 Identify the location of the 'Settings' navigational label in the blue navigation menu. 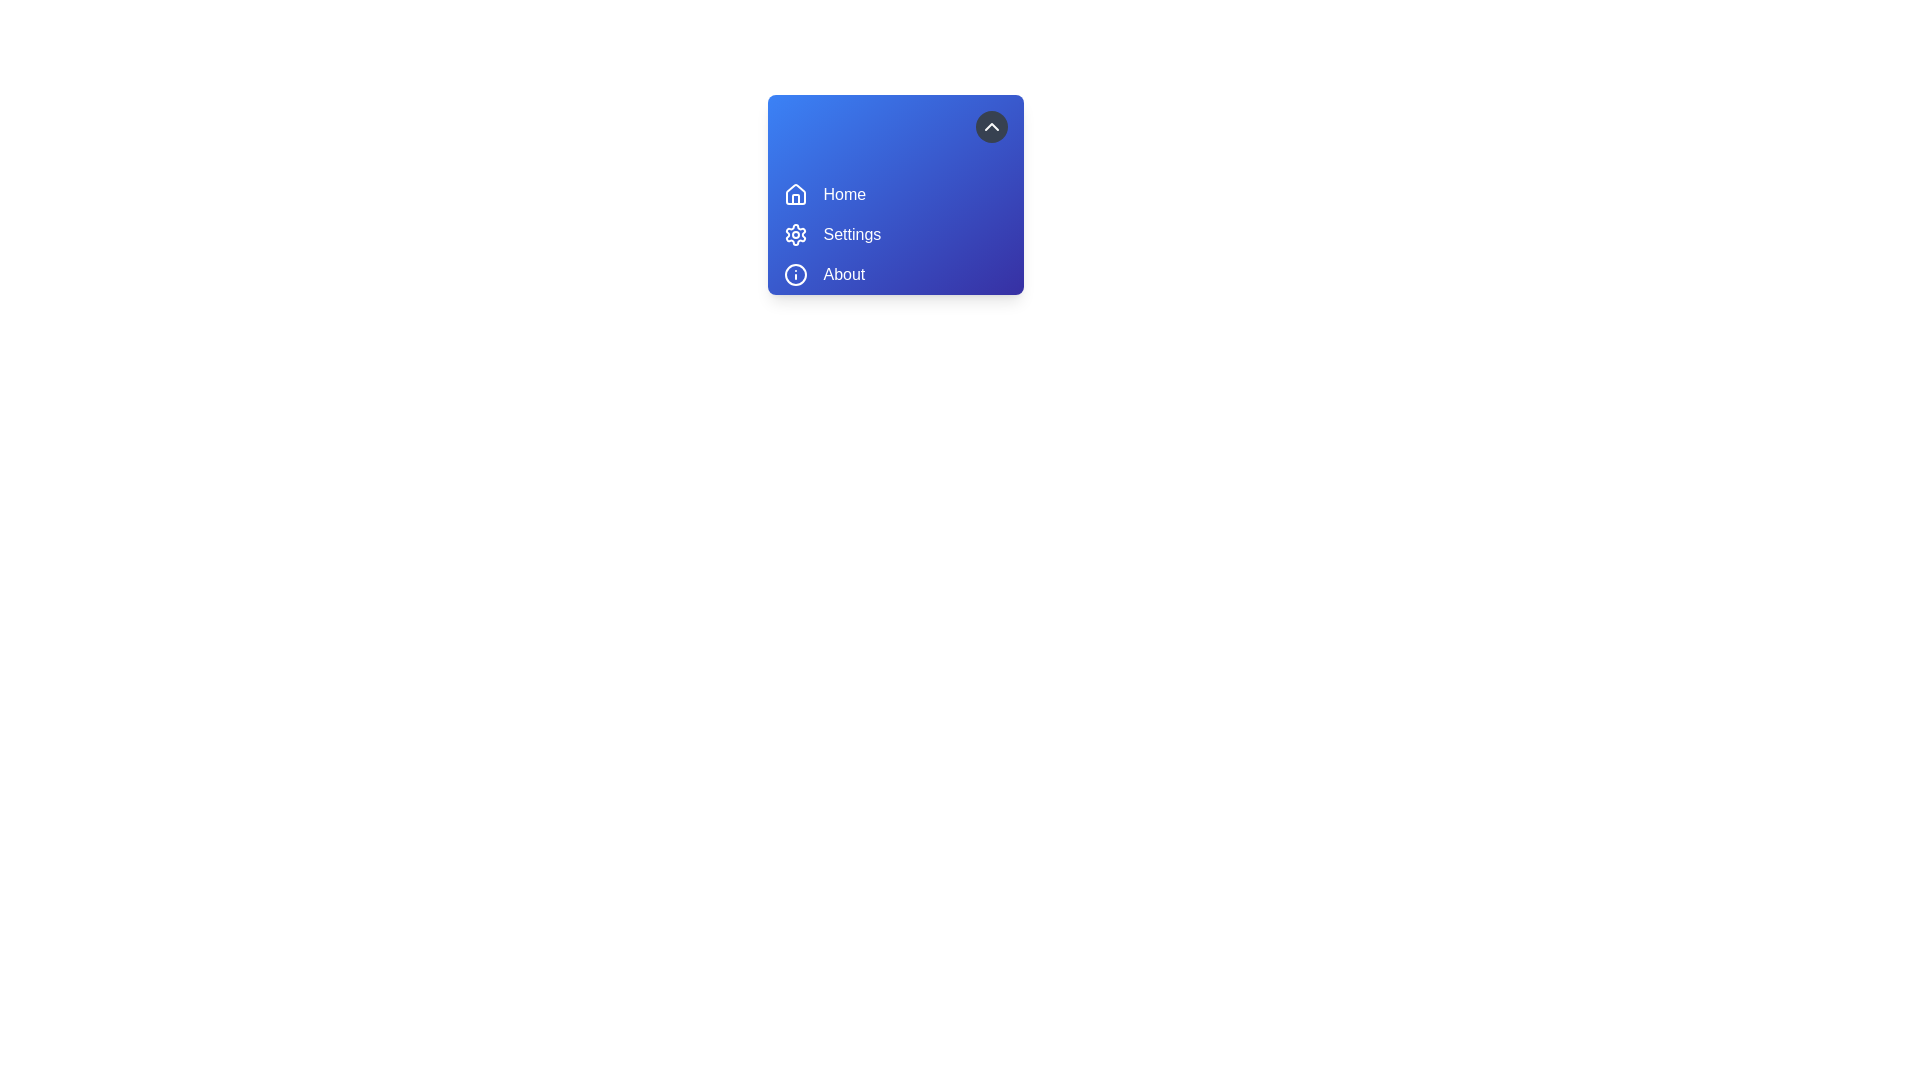
(852, 234).